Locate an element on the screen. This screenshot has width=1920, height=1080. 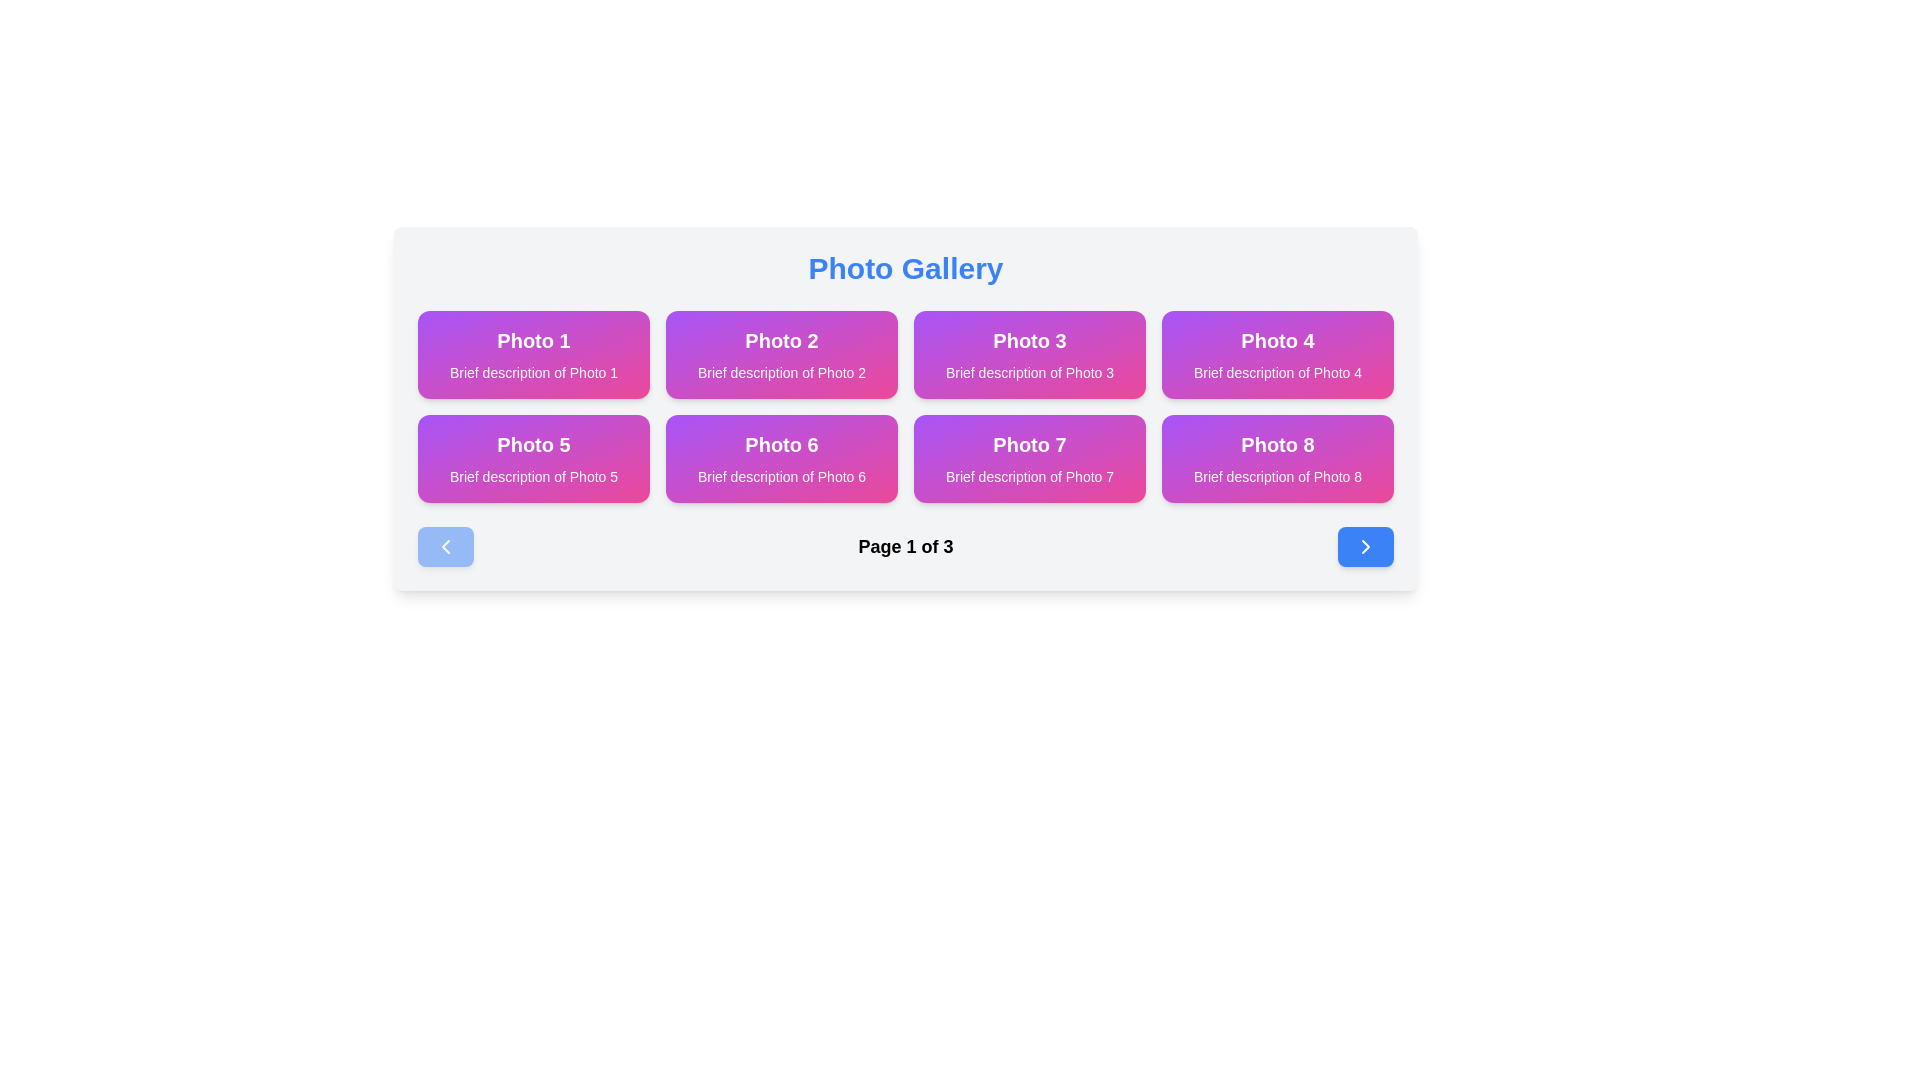
the next page navigation button located at the bottom right of the layout, adjacent to the 'Page 1 of 3' text is located at coordinates (1365, 547).